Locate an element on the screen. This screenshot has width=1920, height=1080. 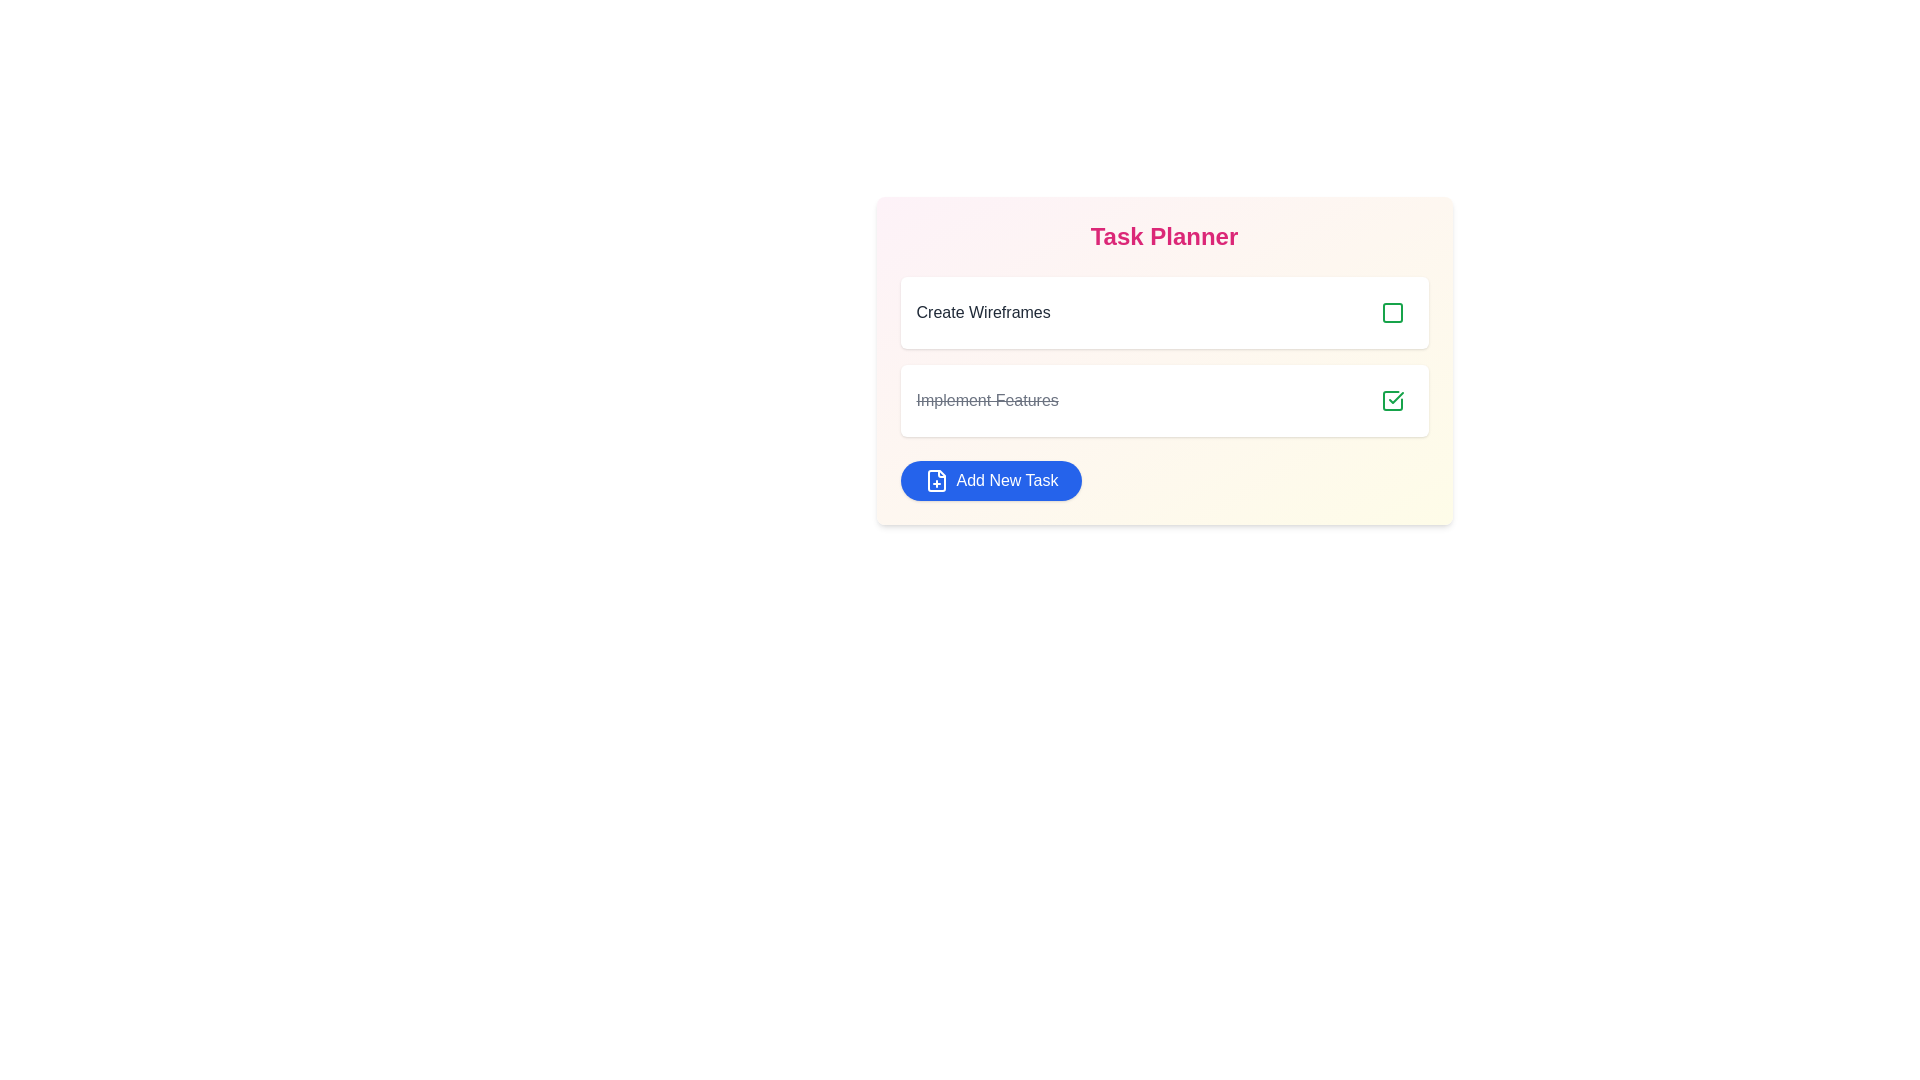
the decorative icon associated with the 'Add New Task' button, which symbolizes document creation and is located on the left side of the button is located at coordinates (935, 481).